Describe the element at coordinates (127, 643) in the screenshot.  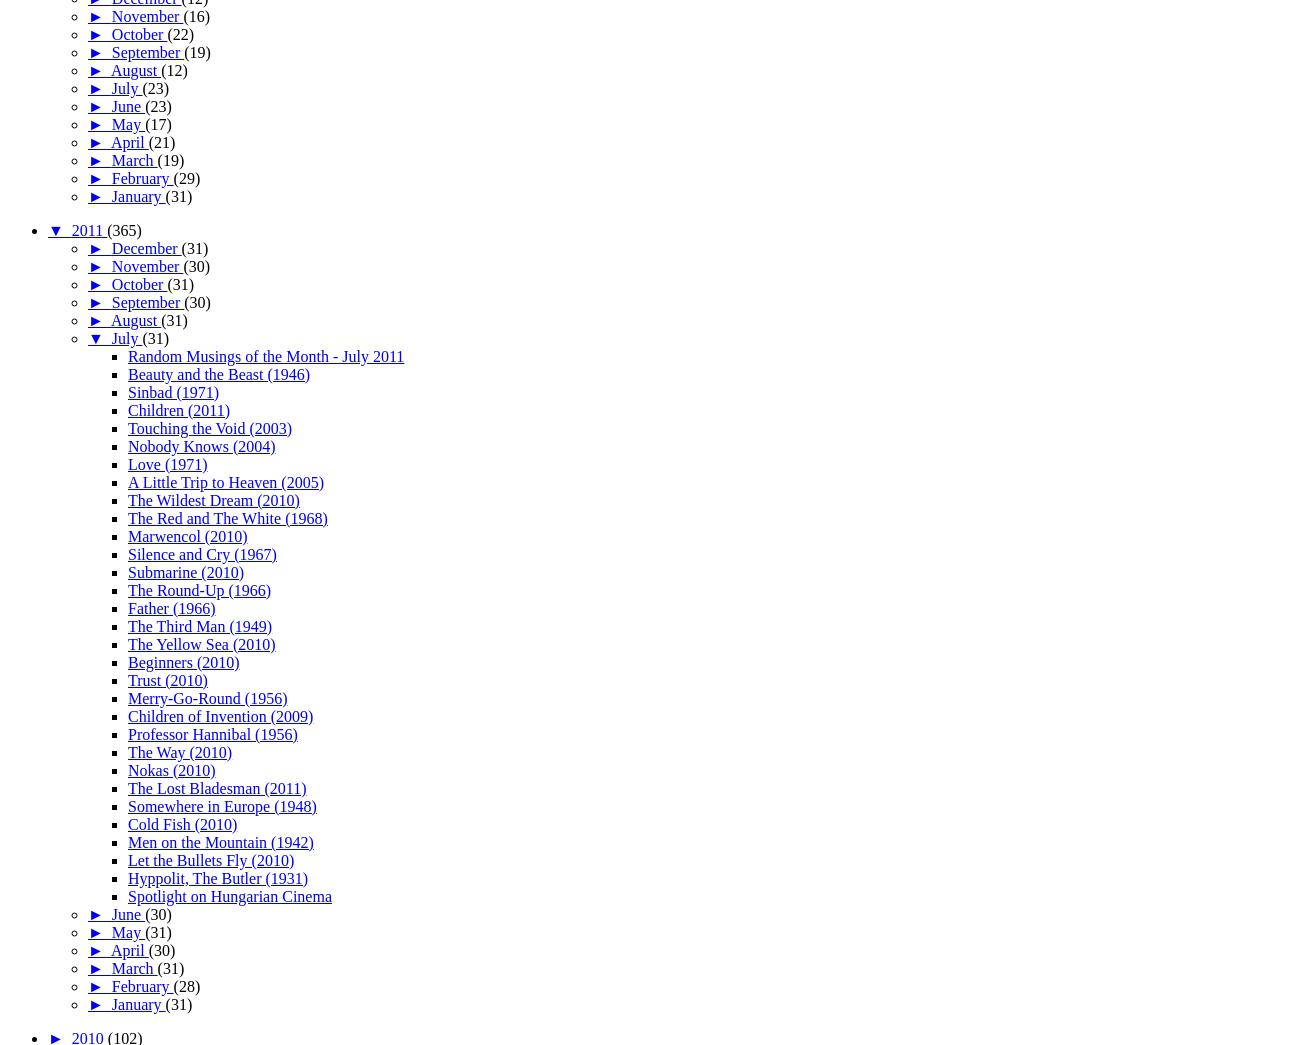
I see `'The Yellow Sea (2010)'` at that location.